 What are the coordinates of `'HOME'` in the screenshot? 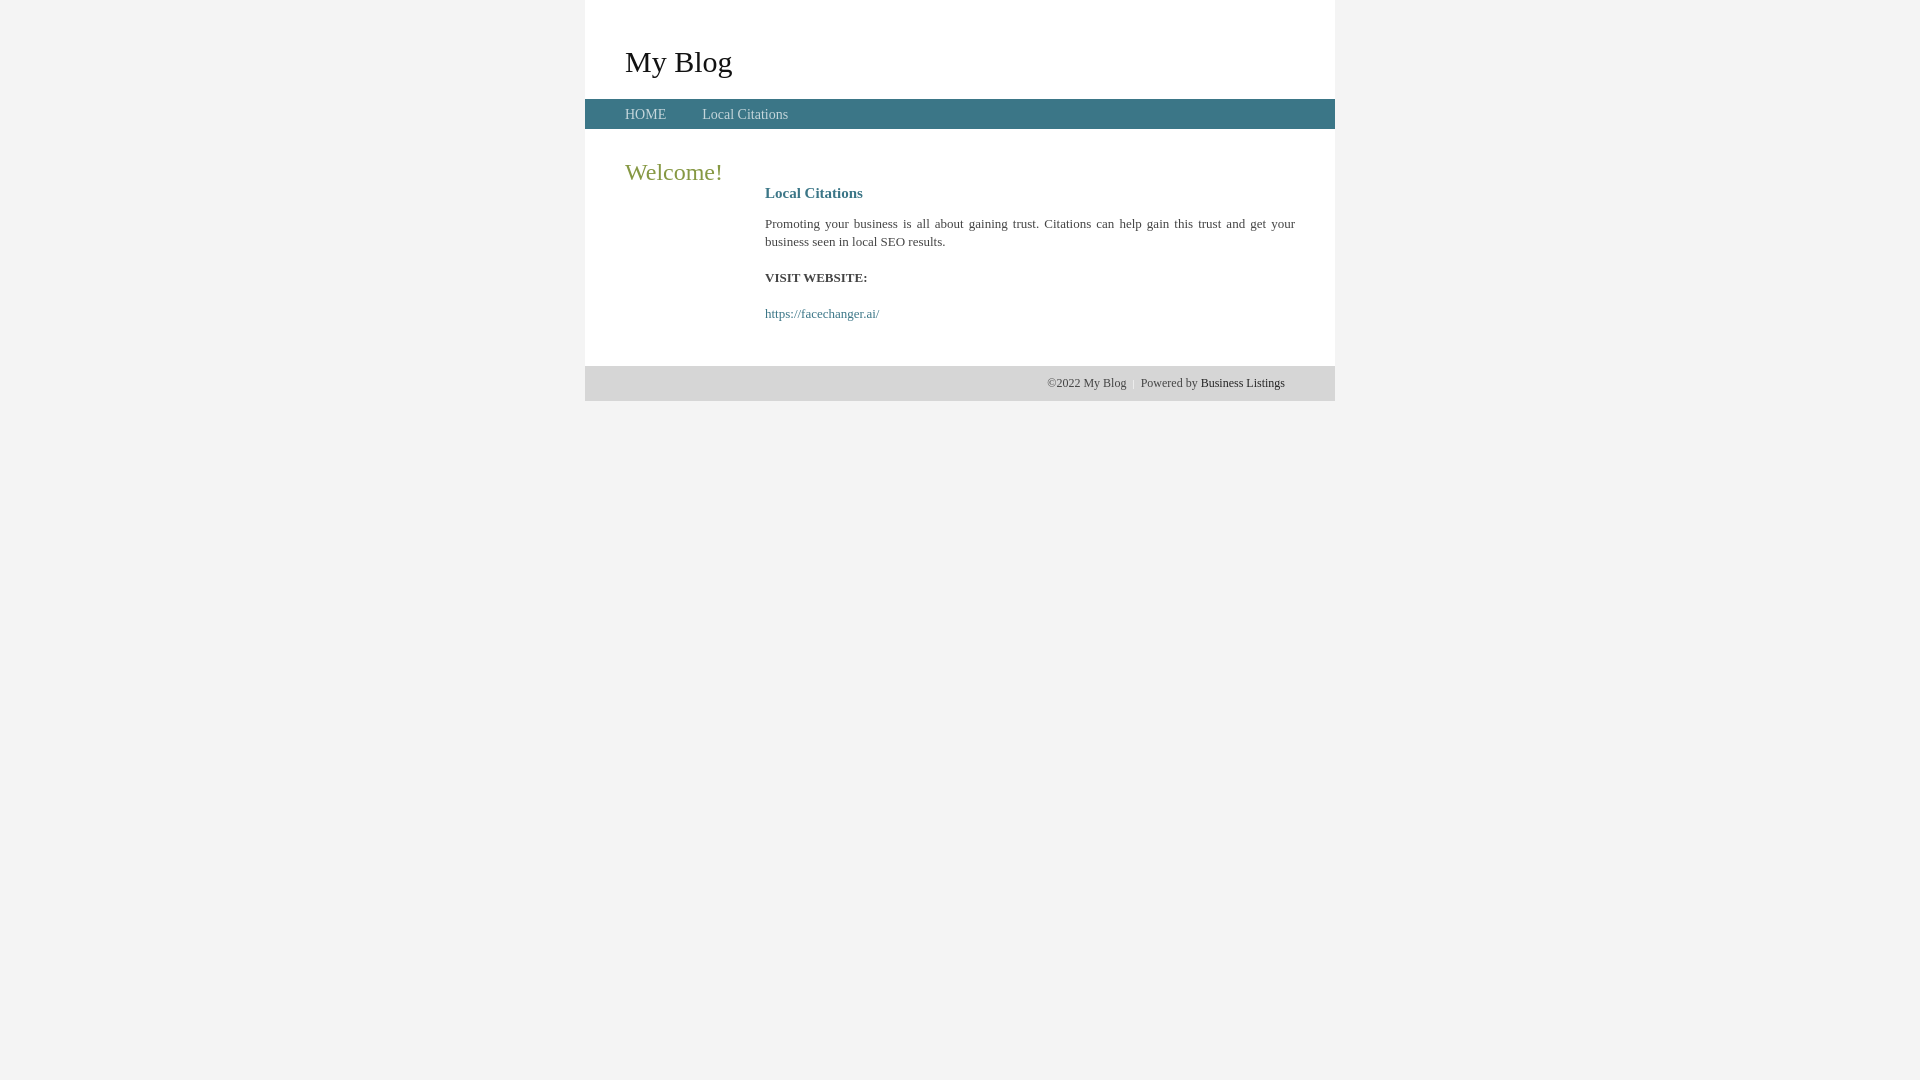 It's located at (645, 114).